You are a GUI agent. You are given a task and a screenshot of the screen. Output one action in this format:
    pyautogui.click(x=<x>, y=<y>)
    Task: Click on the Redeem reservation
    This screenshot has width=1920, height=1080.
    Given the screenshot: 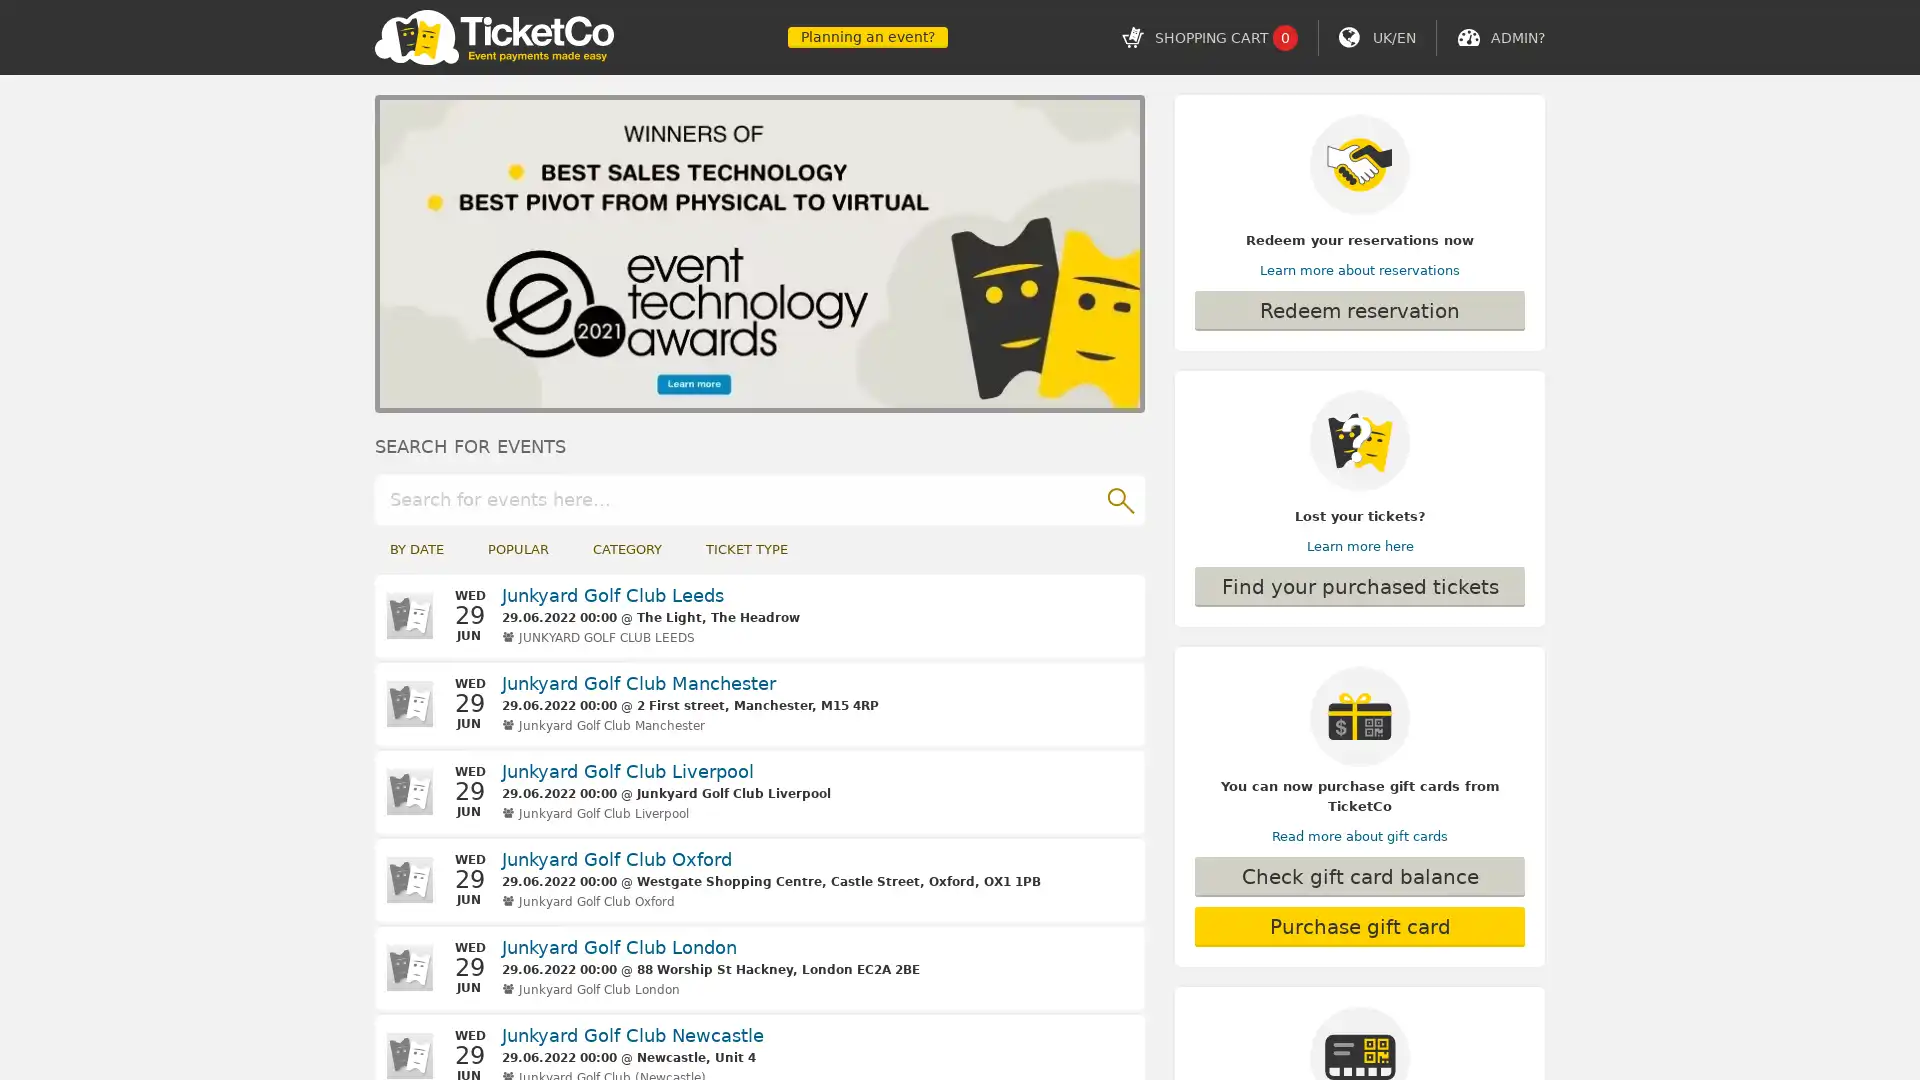 What is the action you would take?
    pyautogui.click(x=1359, y=311)
    